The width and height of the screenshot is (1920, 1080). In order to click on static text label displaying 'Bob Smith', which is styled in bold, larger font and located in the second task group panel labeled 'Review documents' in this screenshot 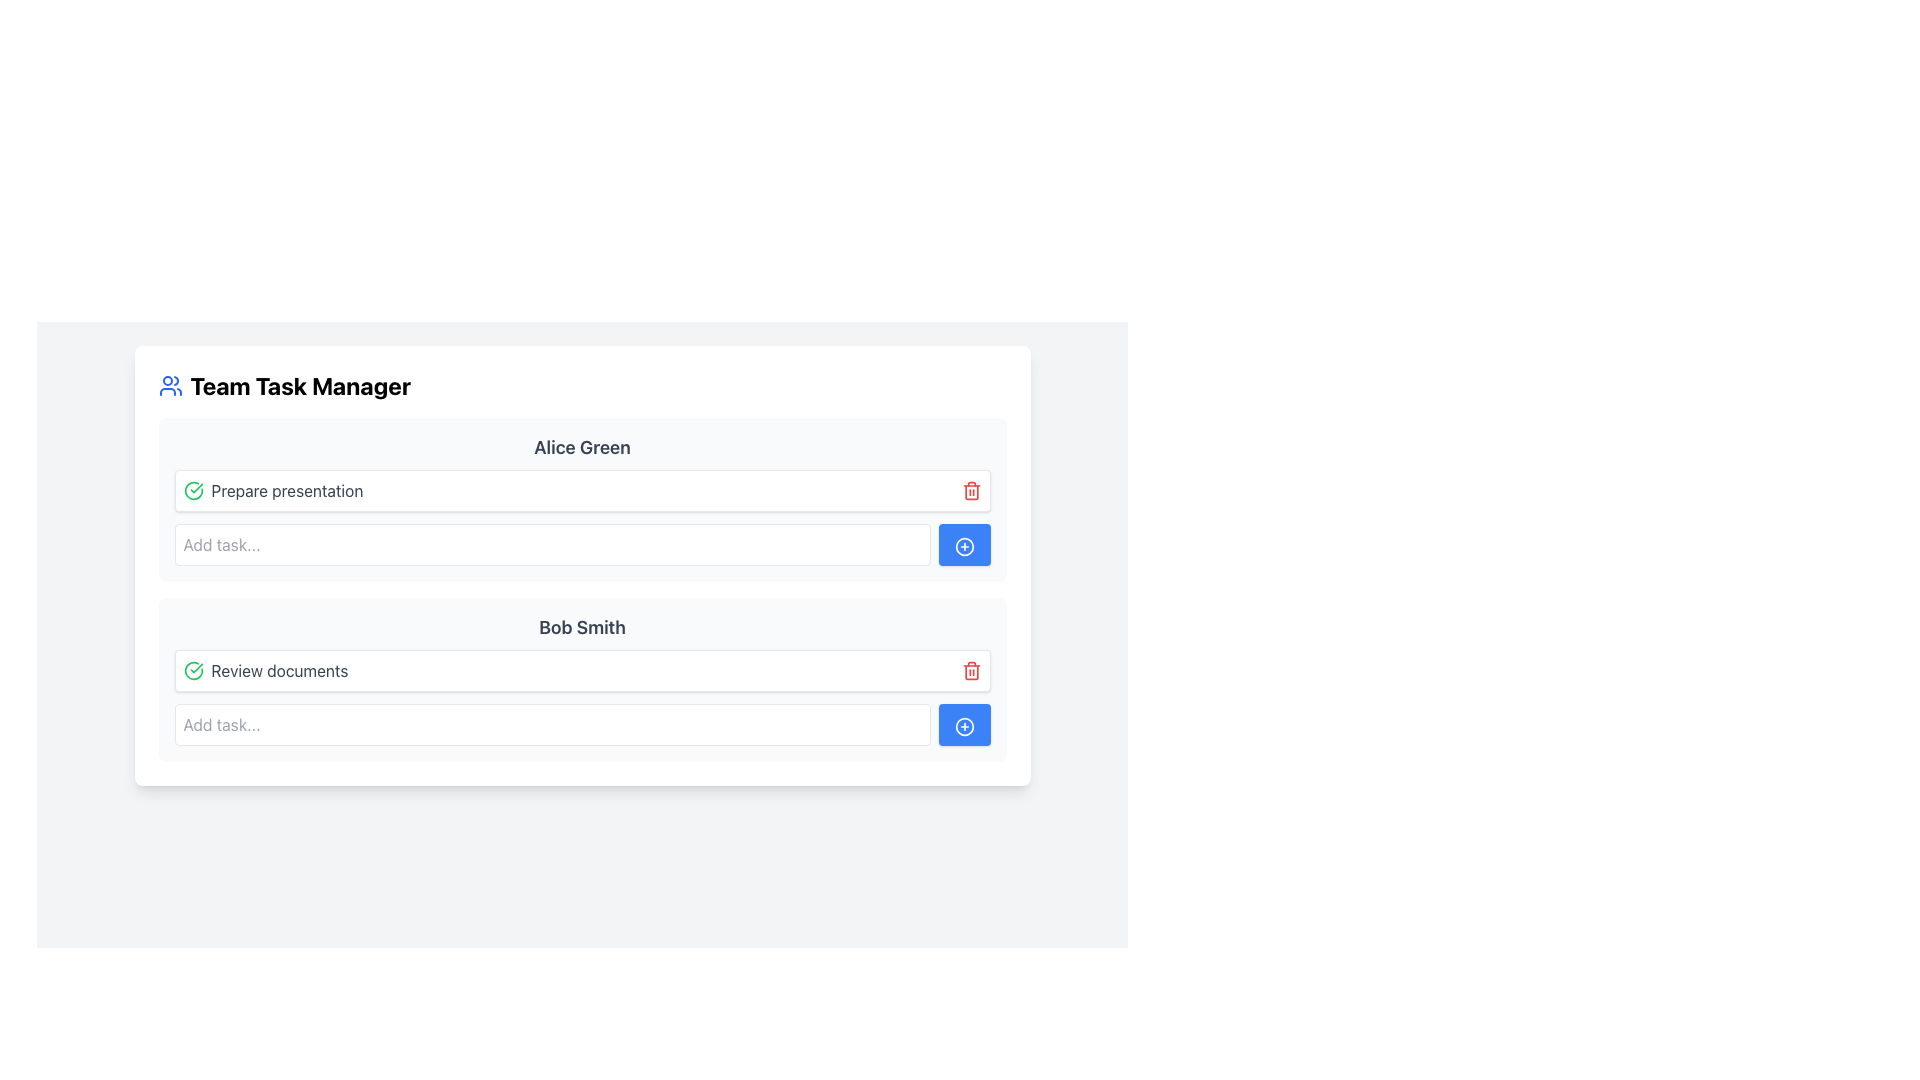, I will do `click(581, 627)`.